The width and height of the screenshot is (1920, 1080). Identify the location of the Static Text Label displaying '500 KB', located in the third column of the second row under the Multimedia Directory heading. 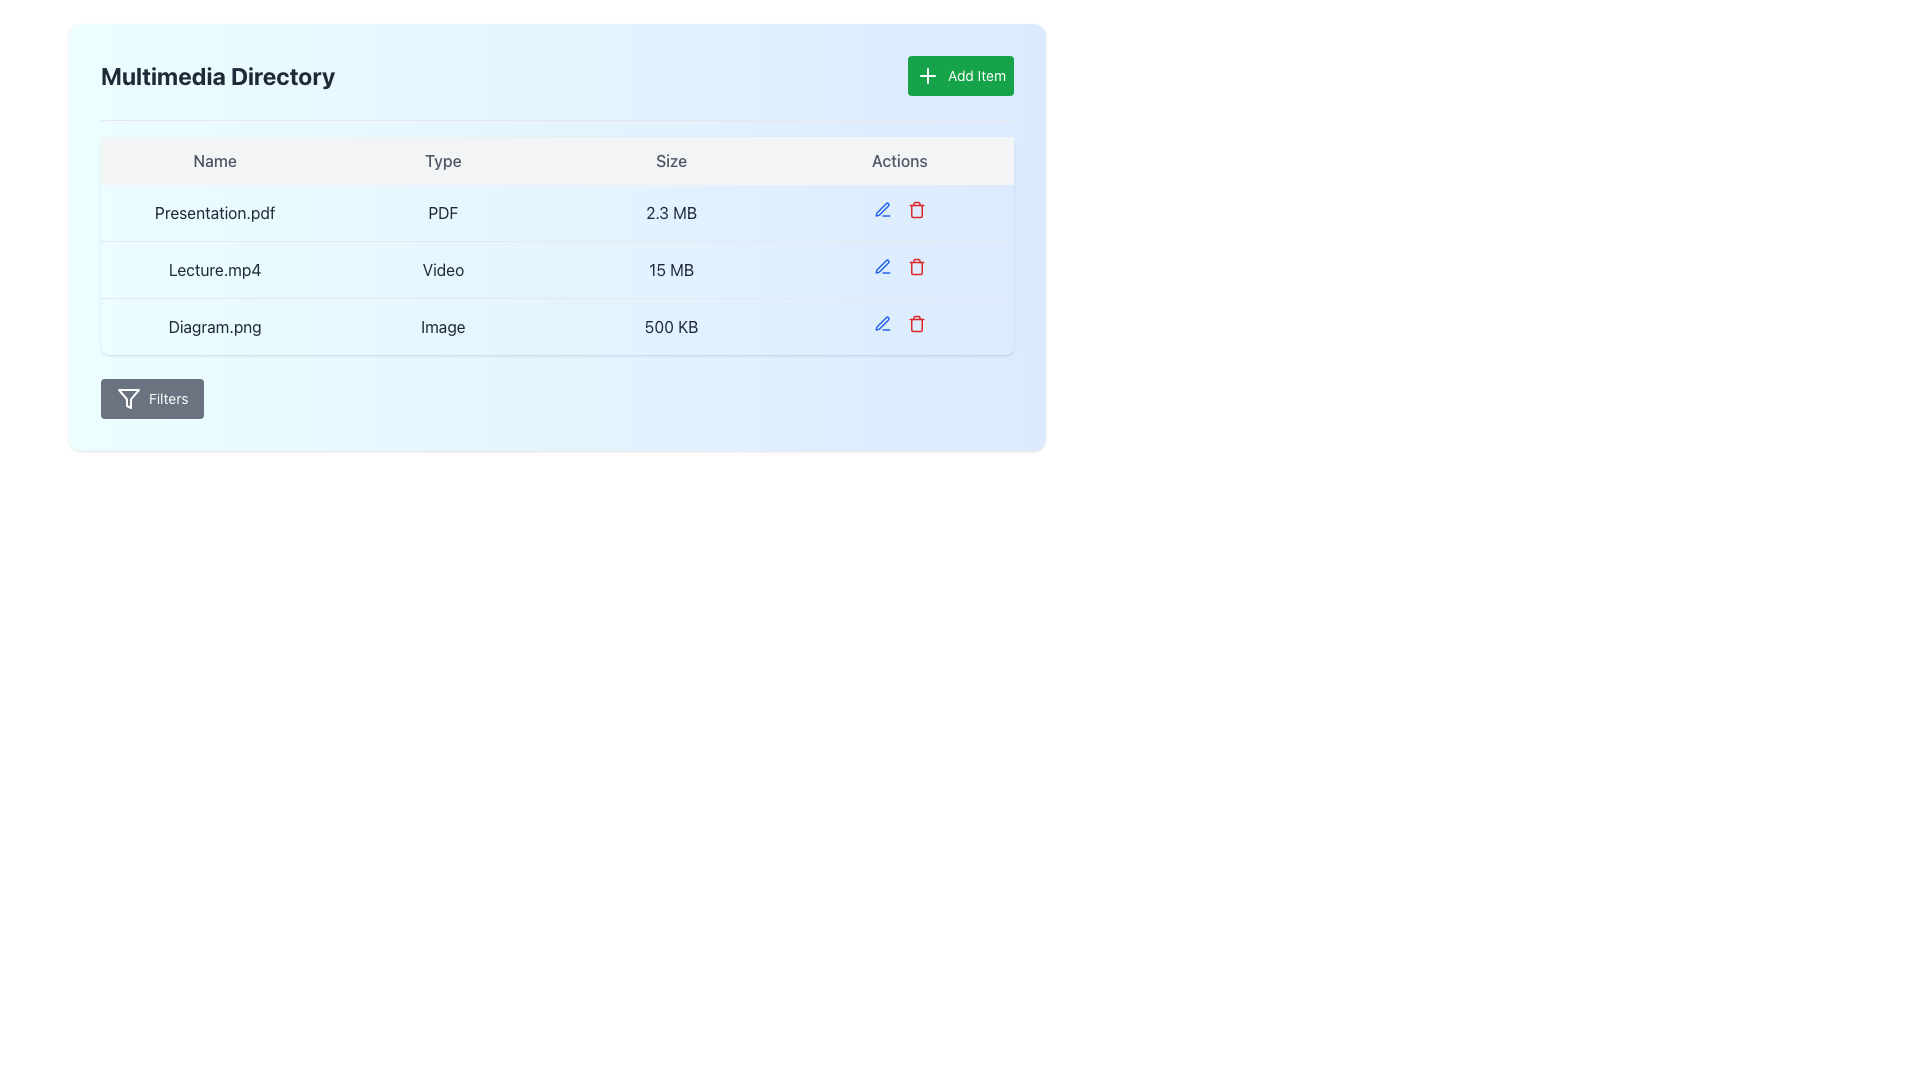
(671, 325).